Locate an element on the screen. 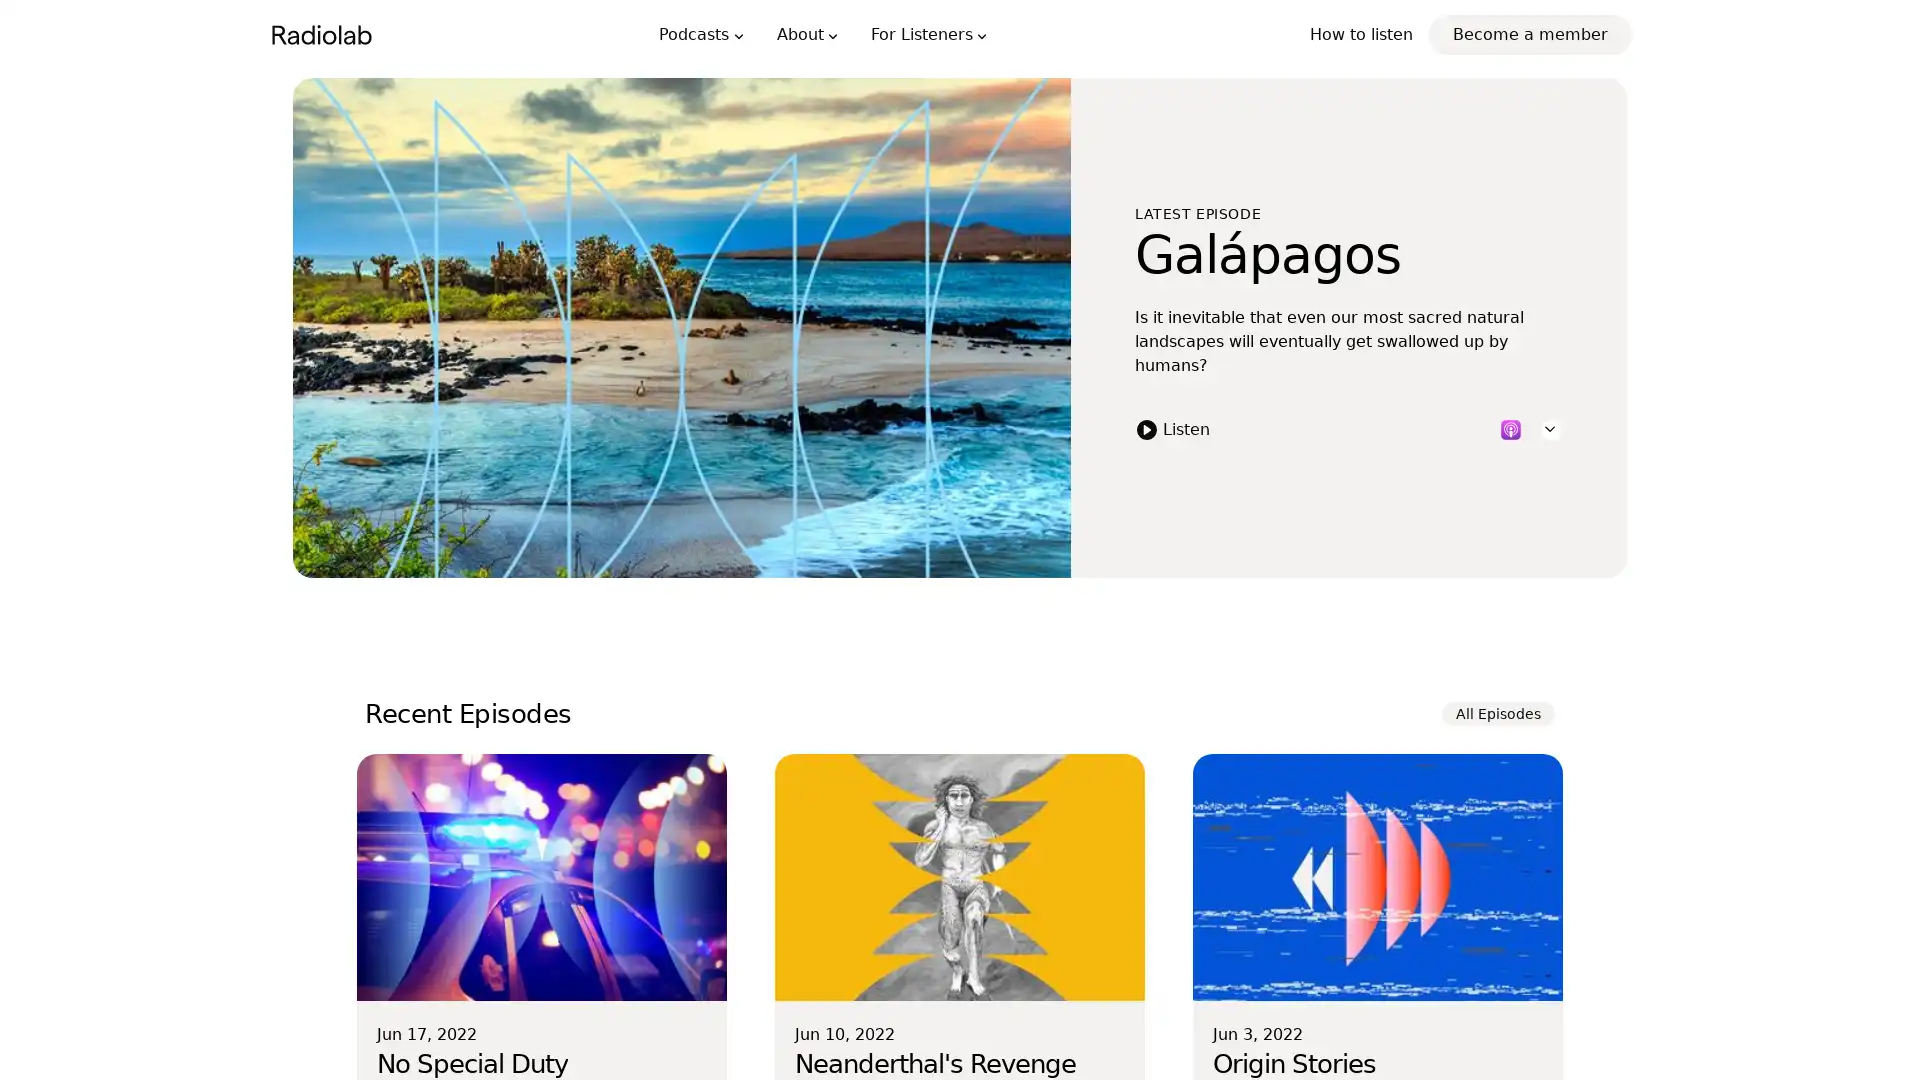 The image size is (1920, 1080). Listen to this episode on Apple Podcasts is located at coordinates (1510, 427).